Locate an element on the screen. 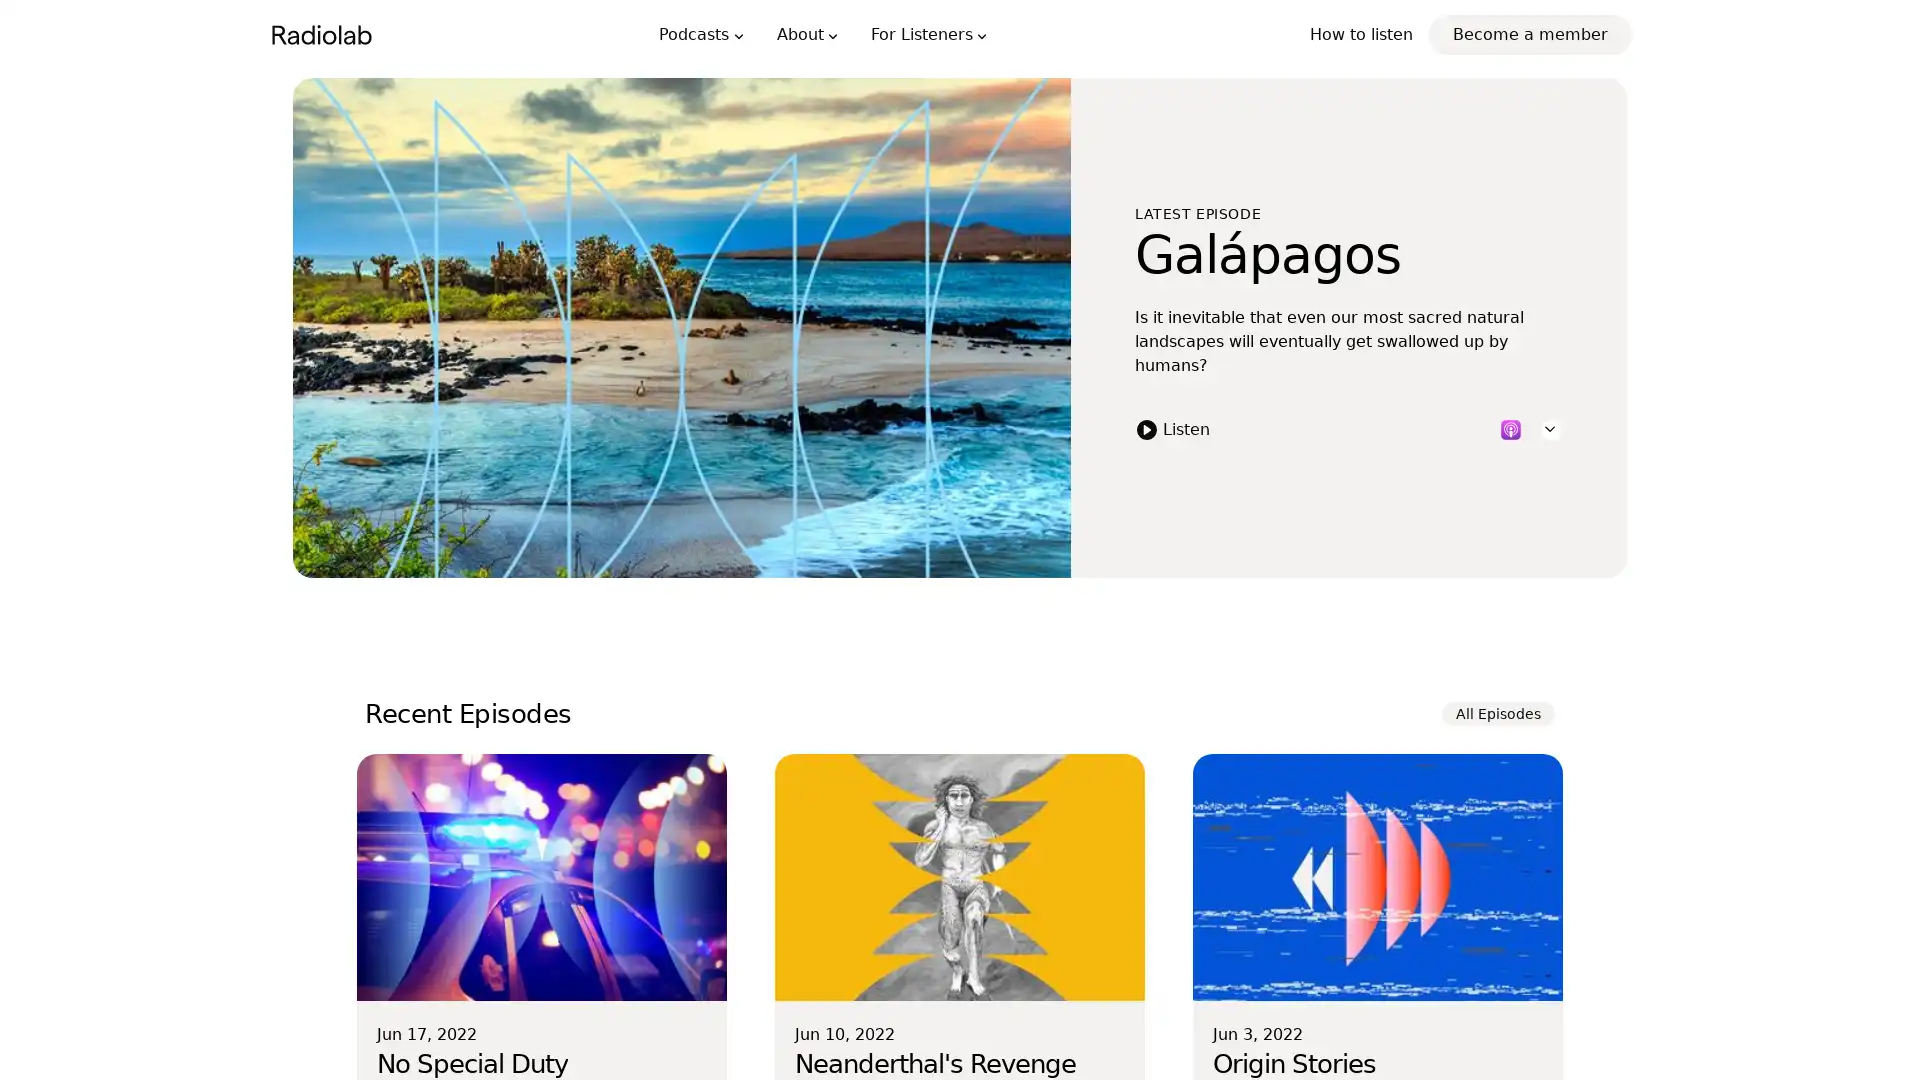 The image size is (1920, 1080). Listen to this episode on Apple Podcasts is located at coordinates (1510, 427).